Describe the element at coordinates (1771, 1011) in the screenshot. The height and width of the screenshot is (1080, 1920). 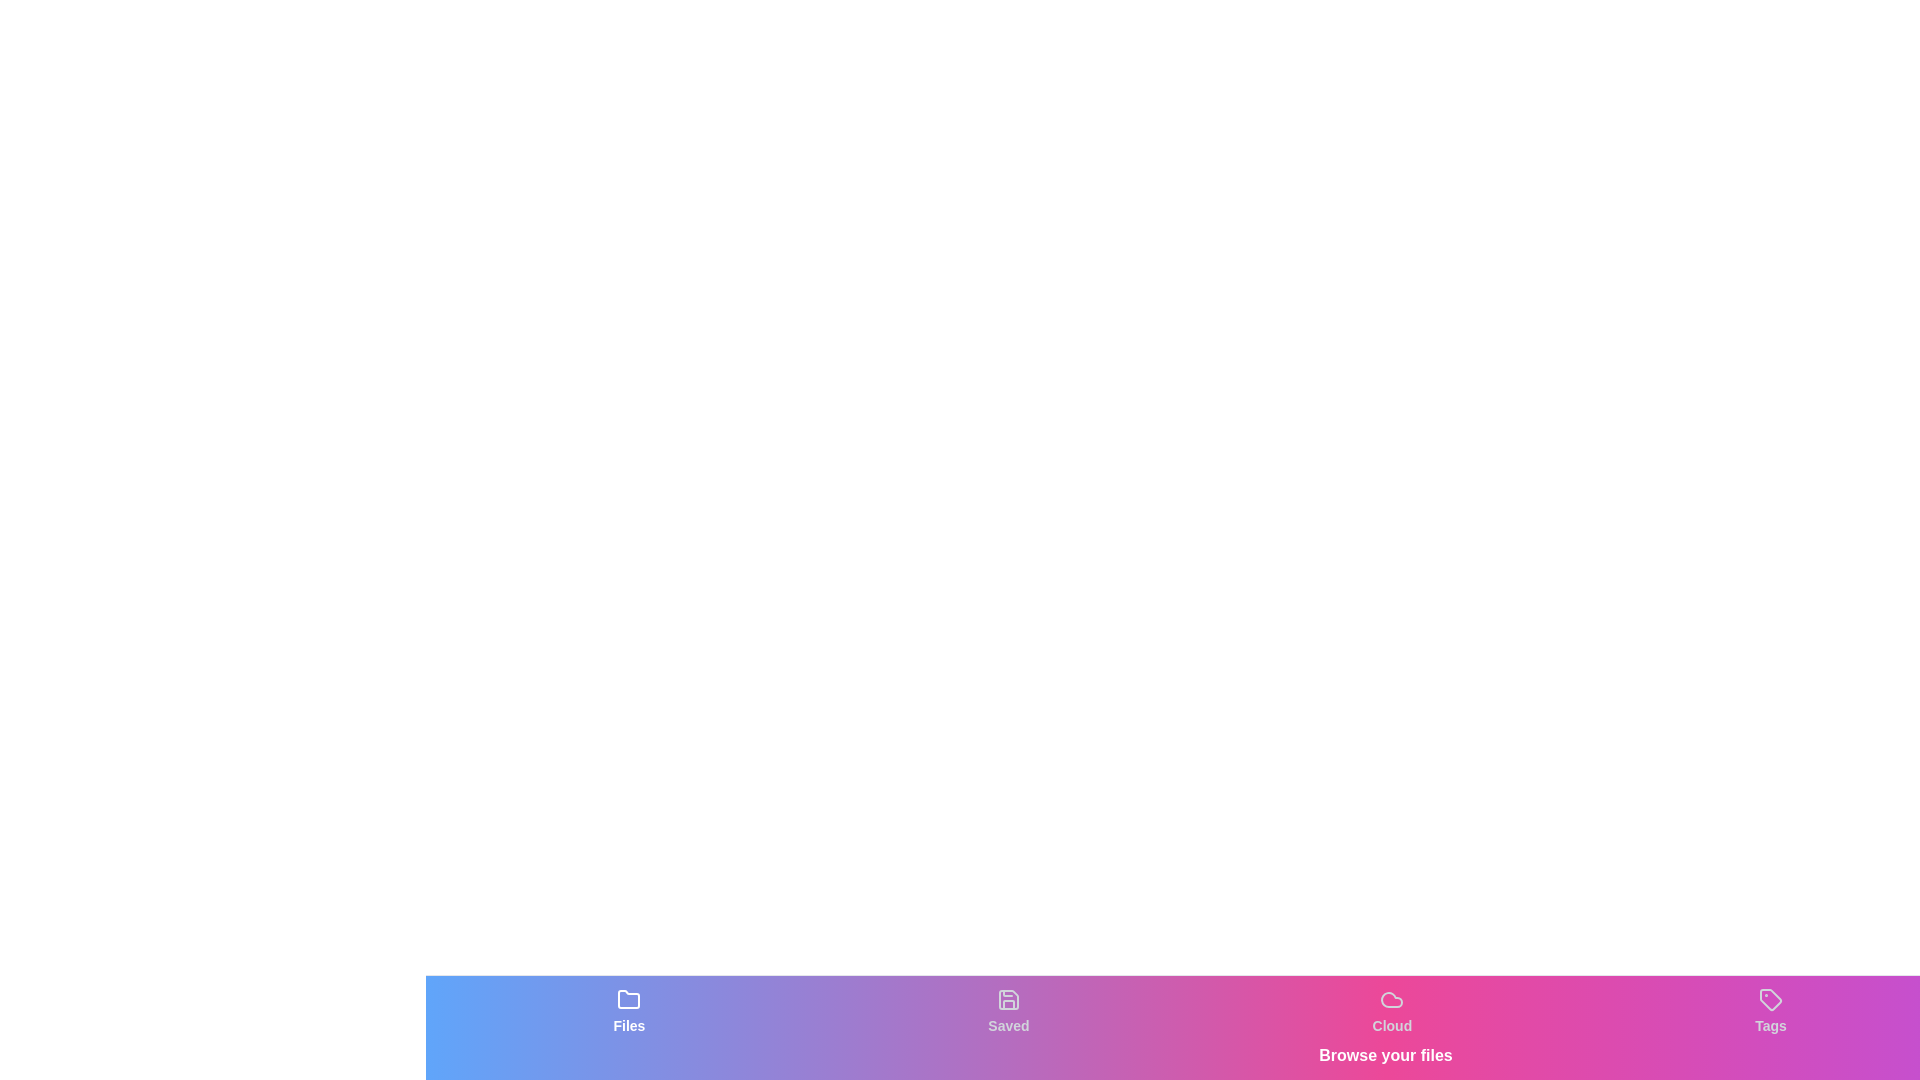
I see `the tab labeled Tags` at that location.